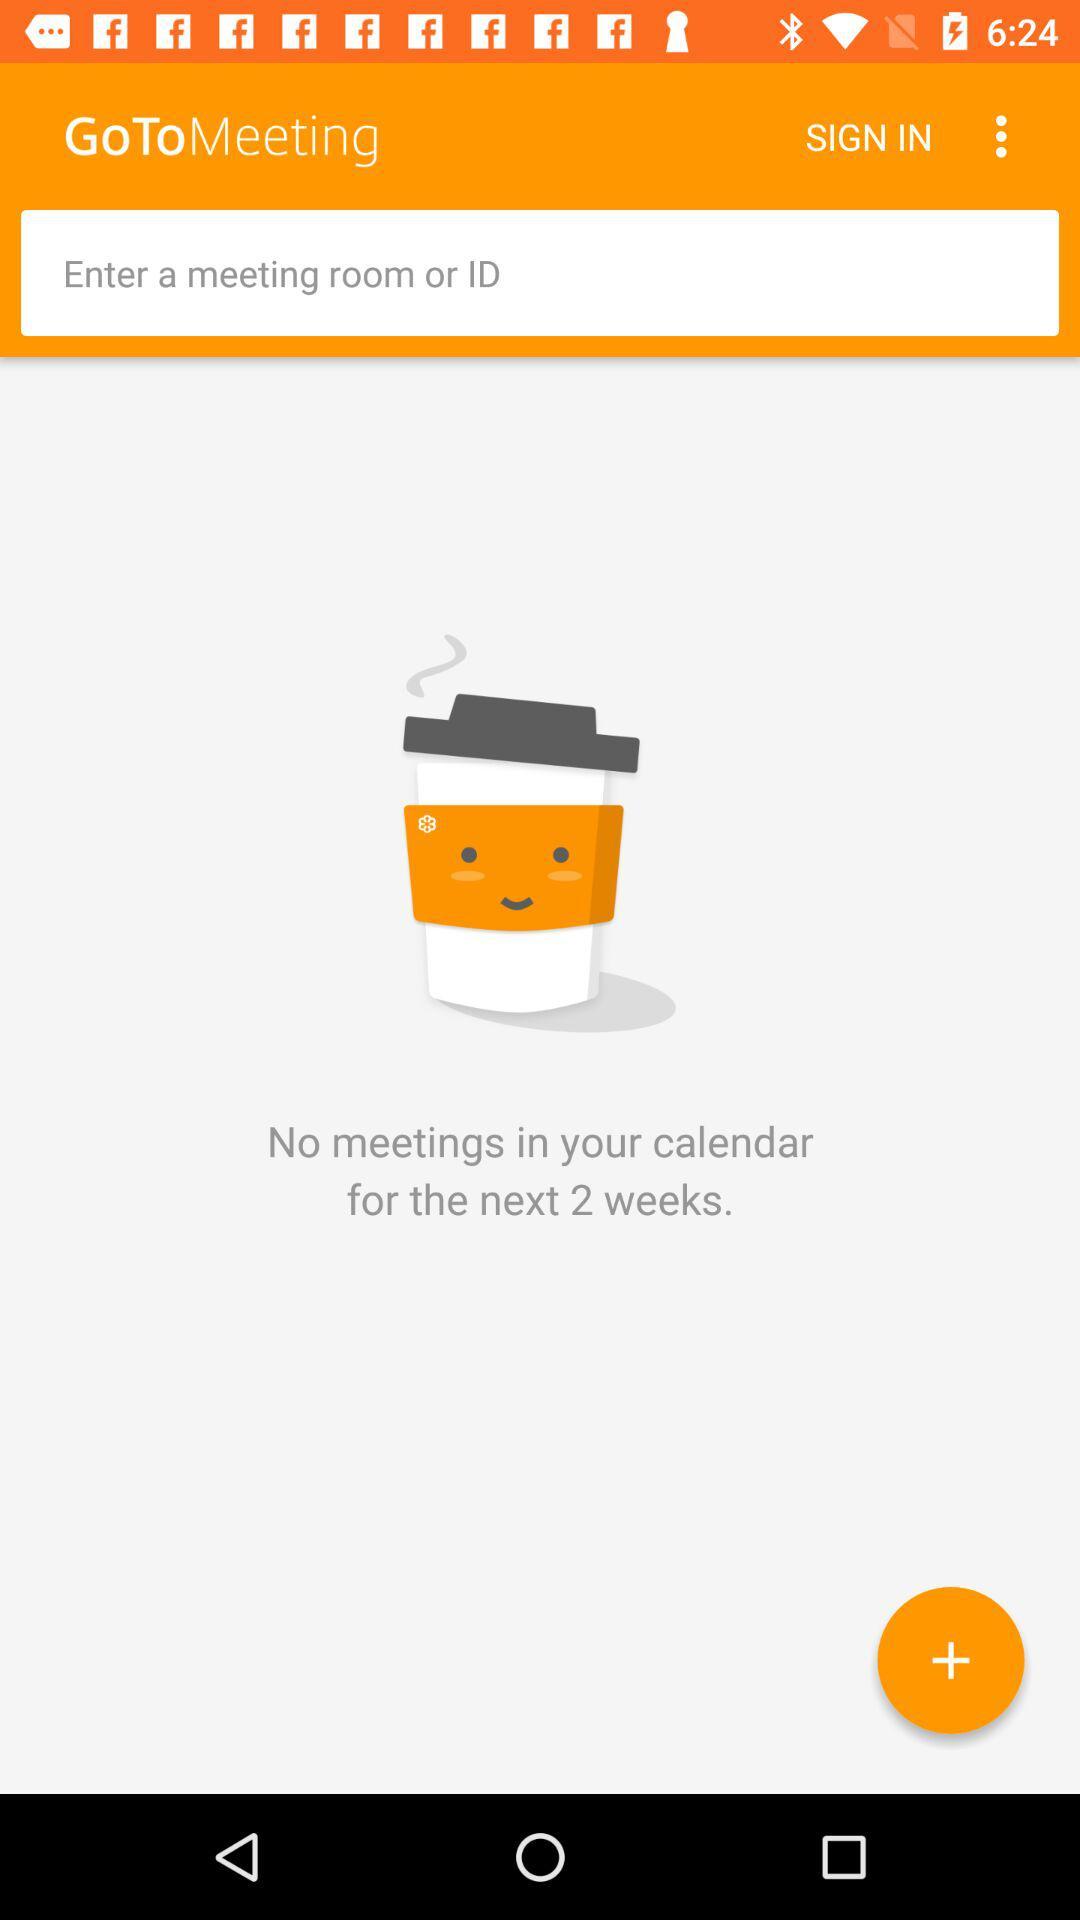 The width and height of the screenshot is (1080, 1920). I want to click on meeting, so click(950, 1660).